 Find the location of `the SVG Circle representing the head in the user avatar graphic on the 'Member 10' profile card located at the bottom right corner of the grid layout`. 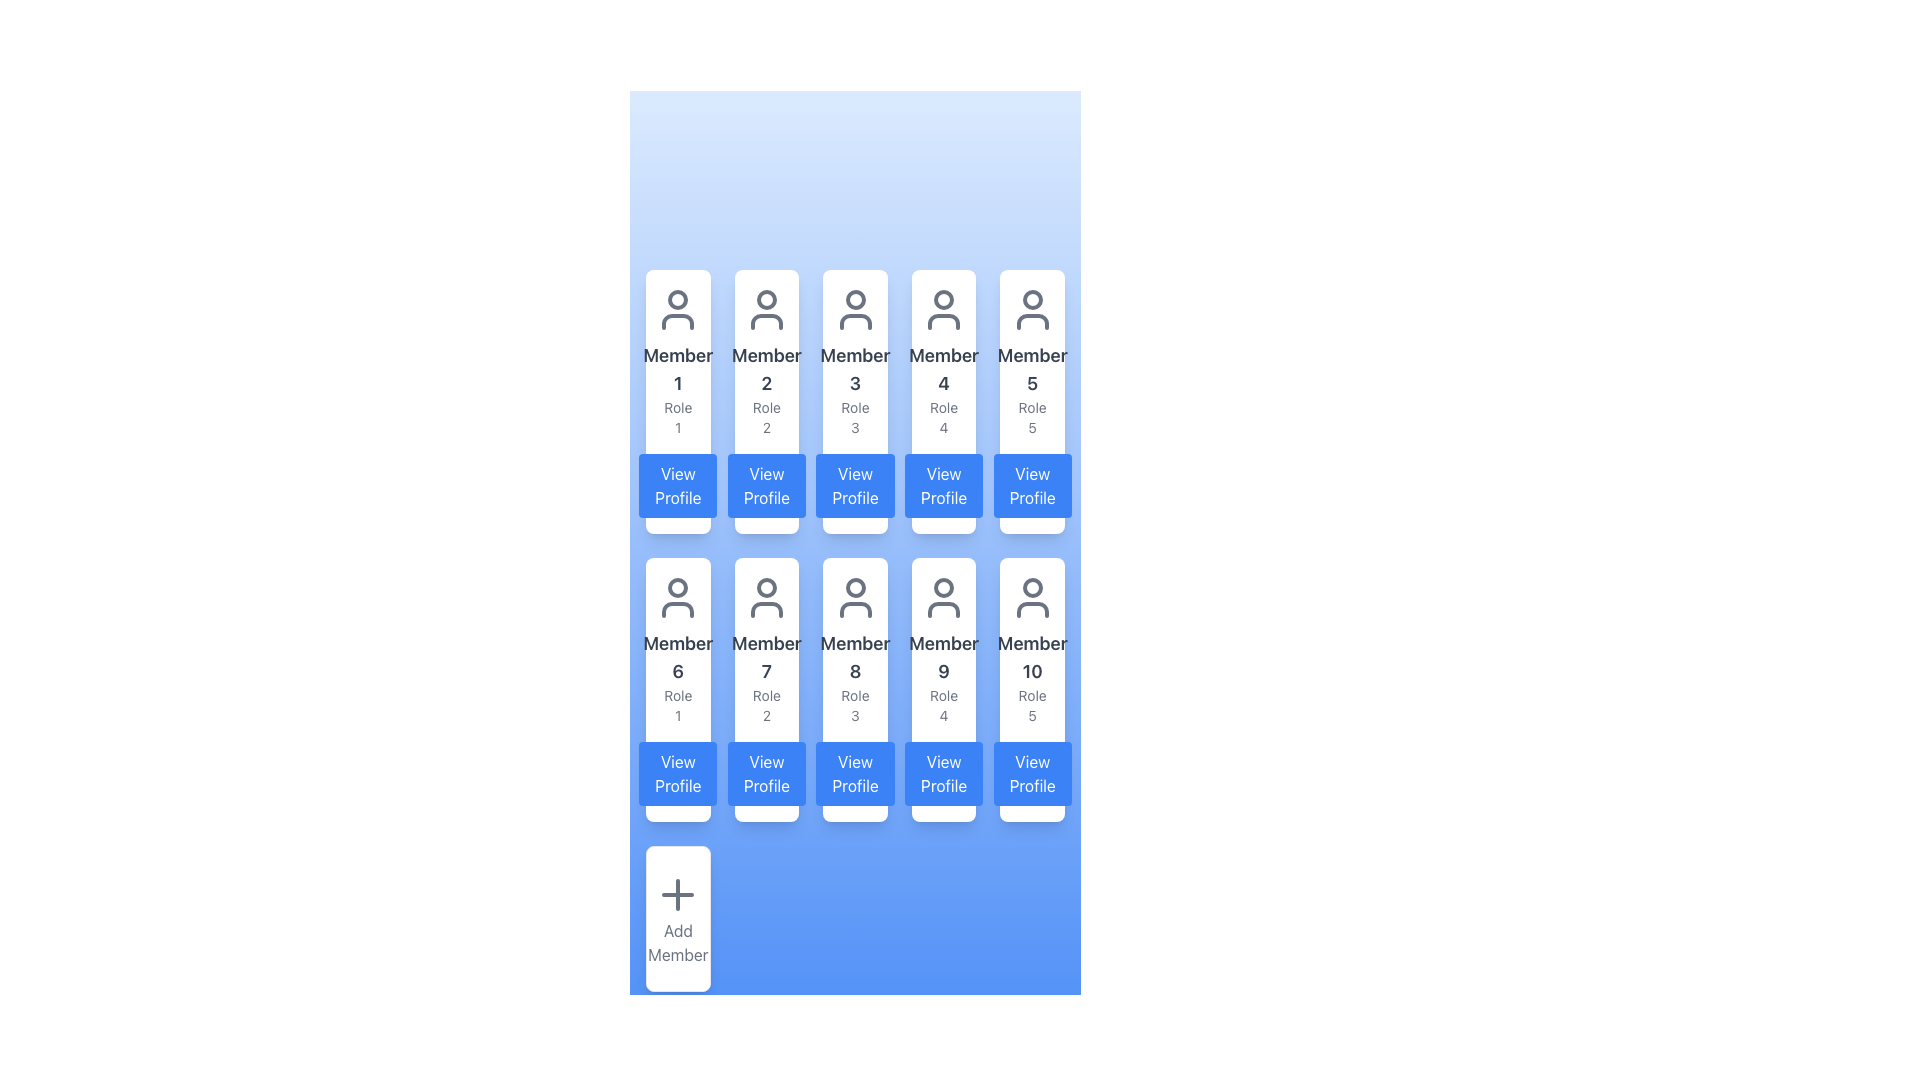

the SVG Circle representing the head in the user avatar graphic on the 'Member 10' profile card located at the bottom right corner of the grid layout is located at coordinates (1032, 586).